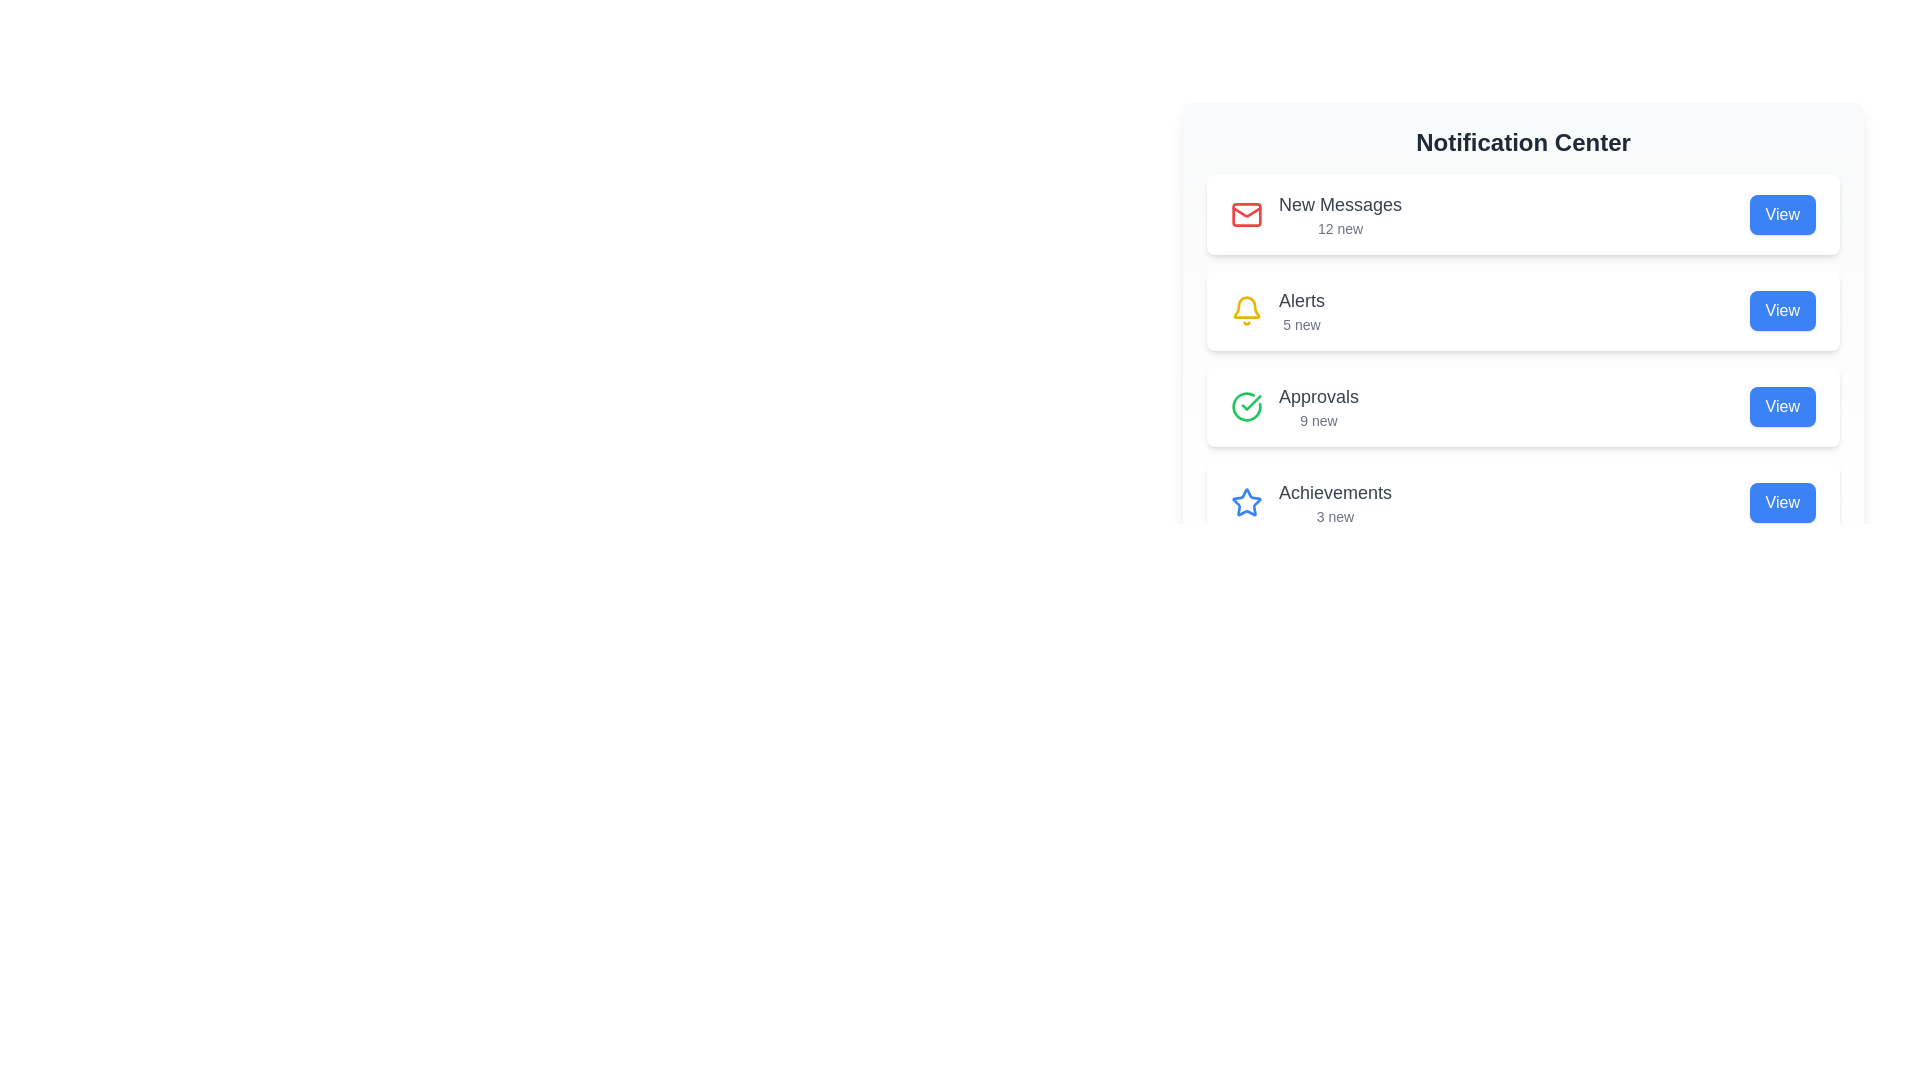 The width and height of the screenshot is (1920, 1080). Describe the element at coordinates (1782, 406) in the screenshot. I see `the button next to the 'Approvals: 9 new' notification in the Notification Center` at that location.